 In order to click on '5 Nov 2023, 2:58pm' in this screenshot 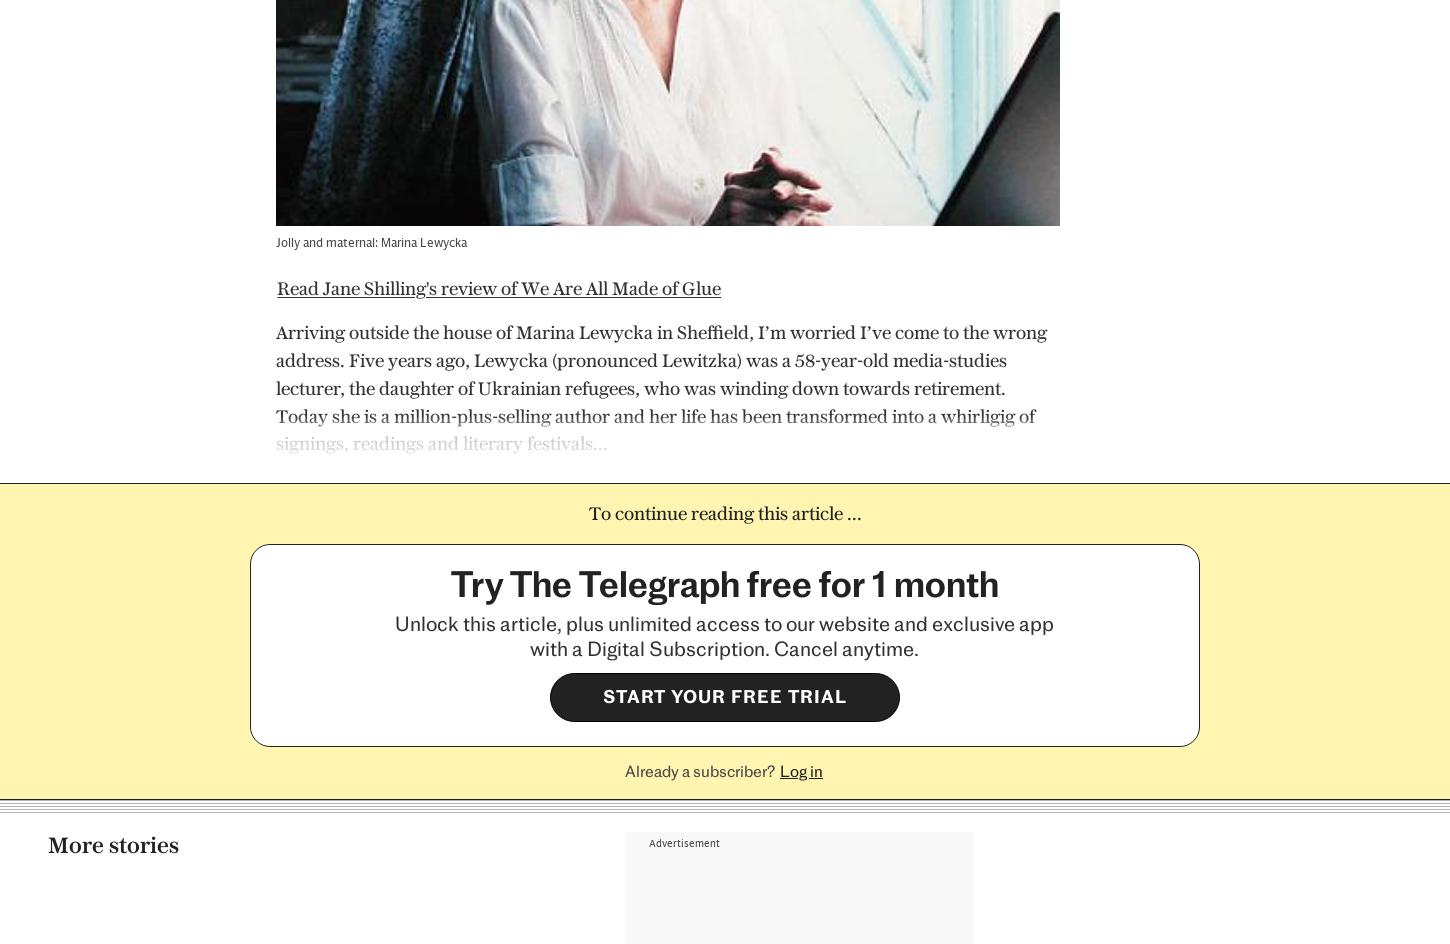, I will do `click(788, 765)`.